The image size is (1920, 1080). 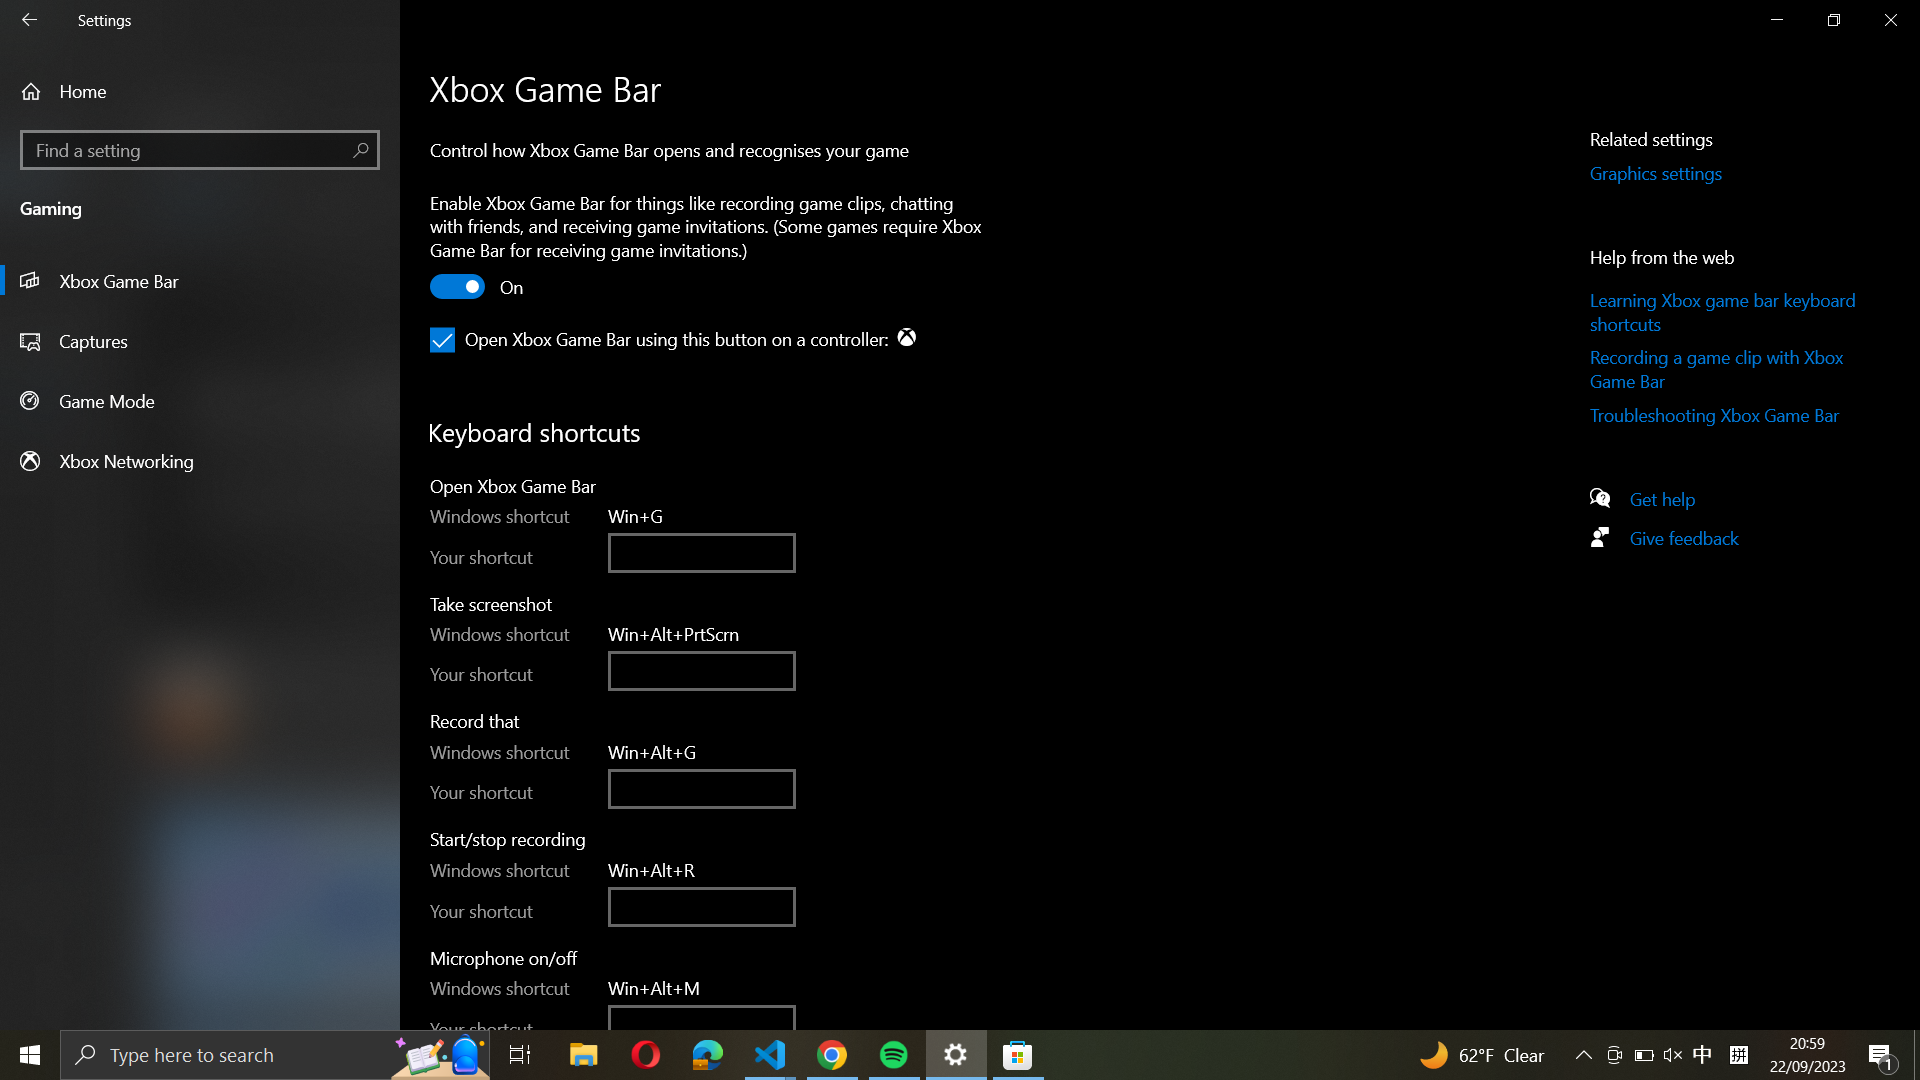 What do you see at coordinates (200, 91) in the screenshot?
I see `Go back to the home page in settings by clicking on the icon shaped like a house` at bounding box center [200, 91].